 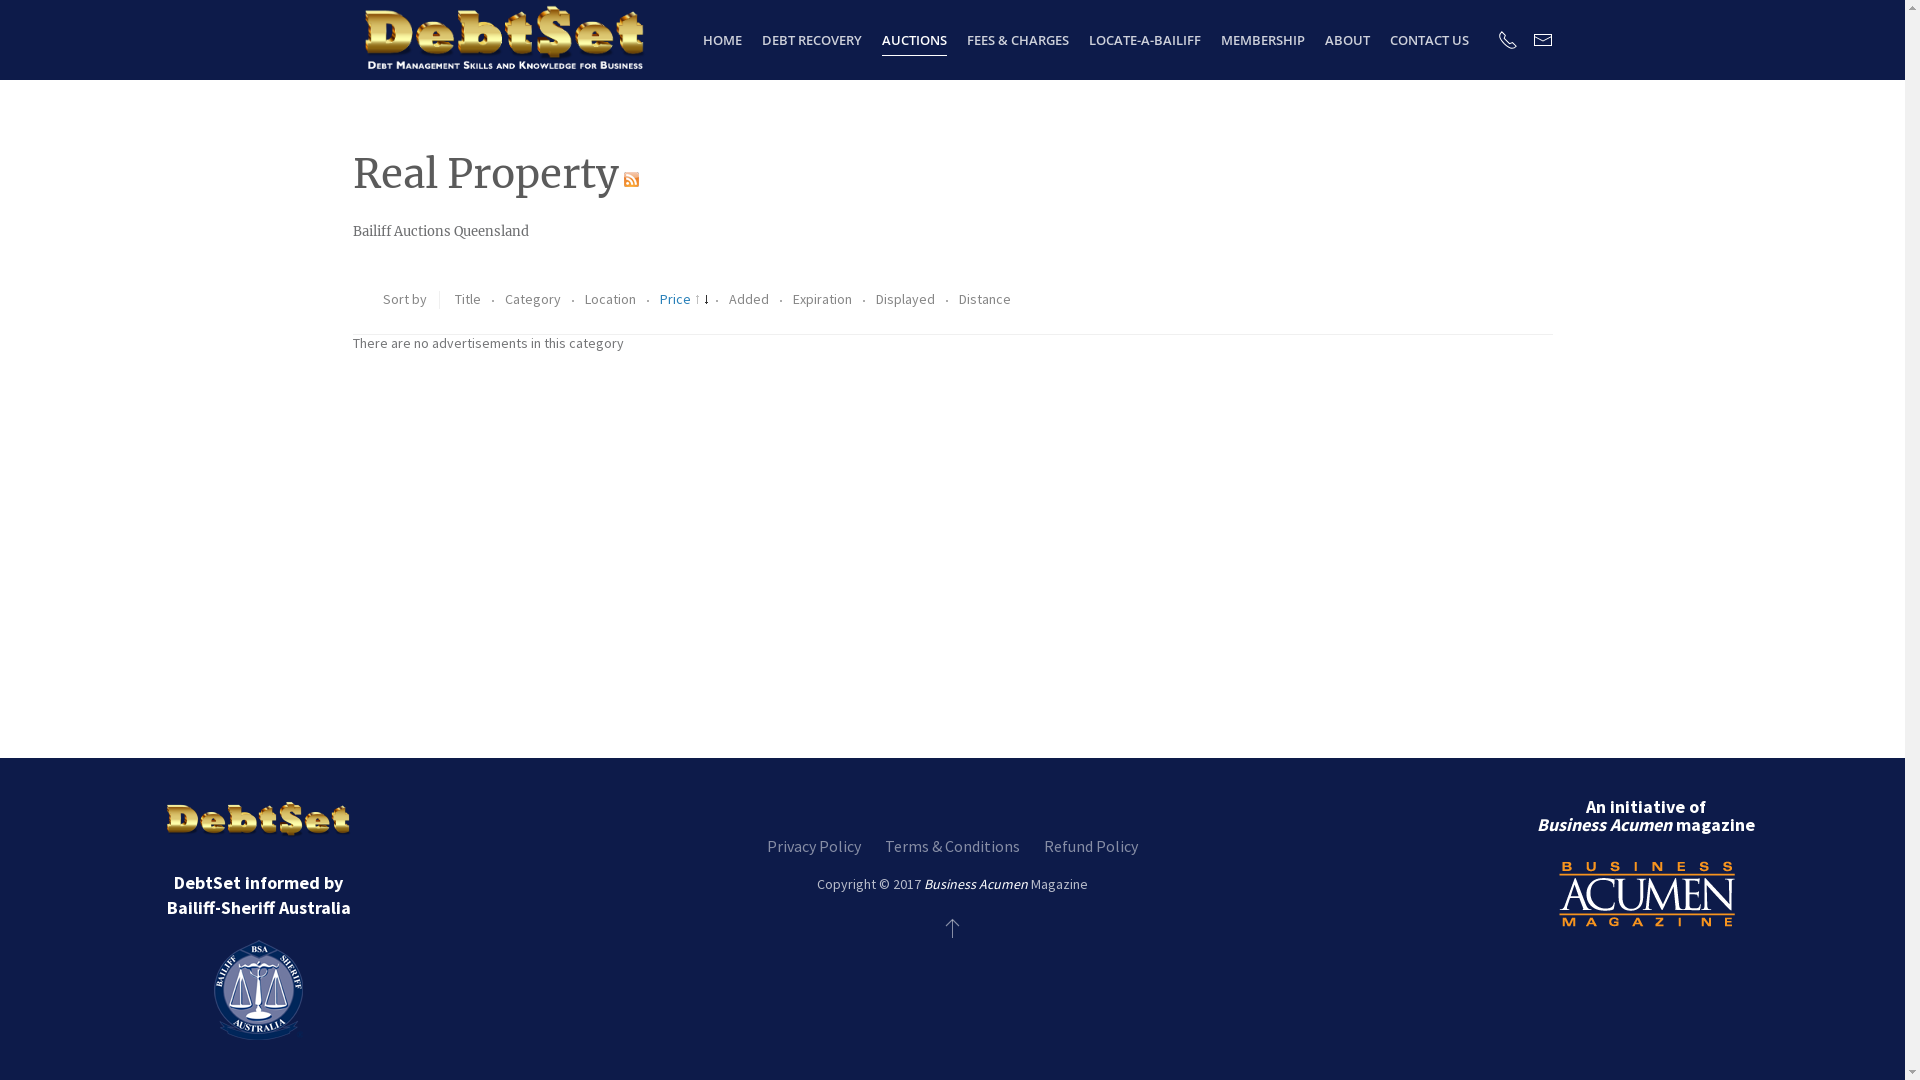 I want to click on 'FEES & CHARGES', so click(x=1017, y=39).